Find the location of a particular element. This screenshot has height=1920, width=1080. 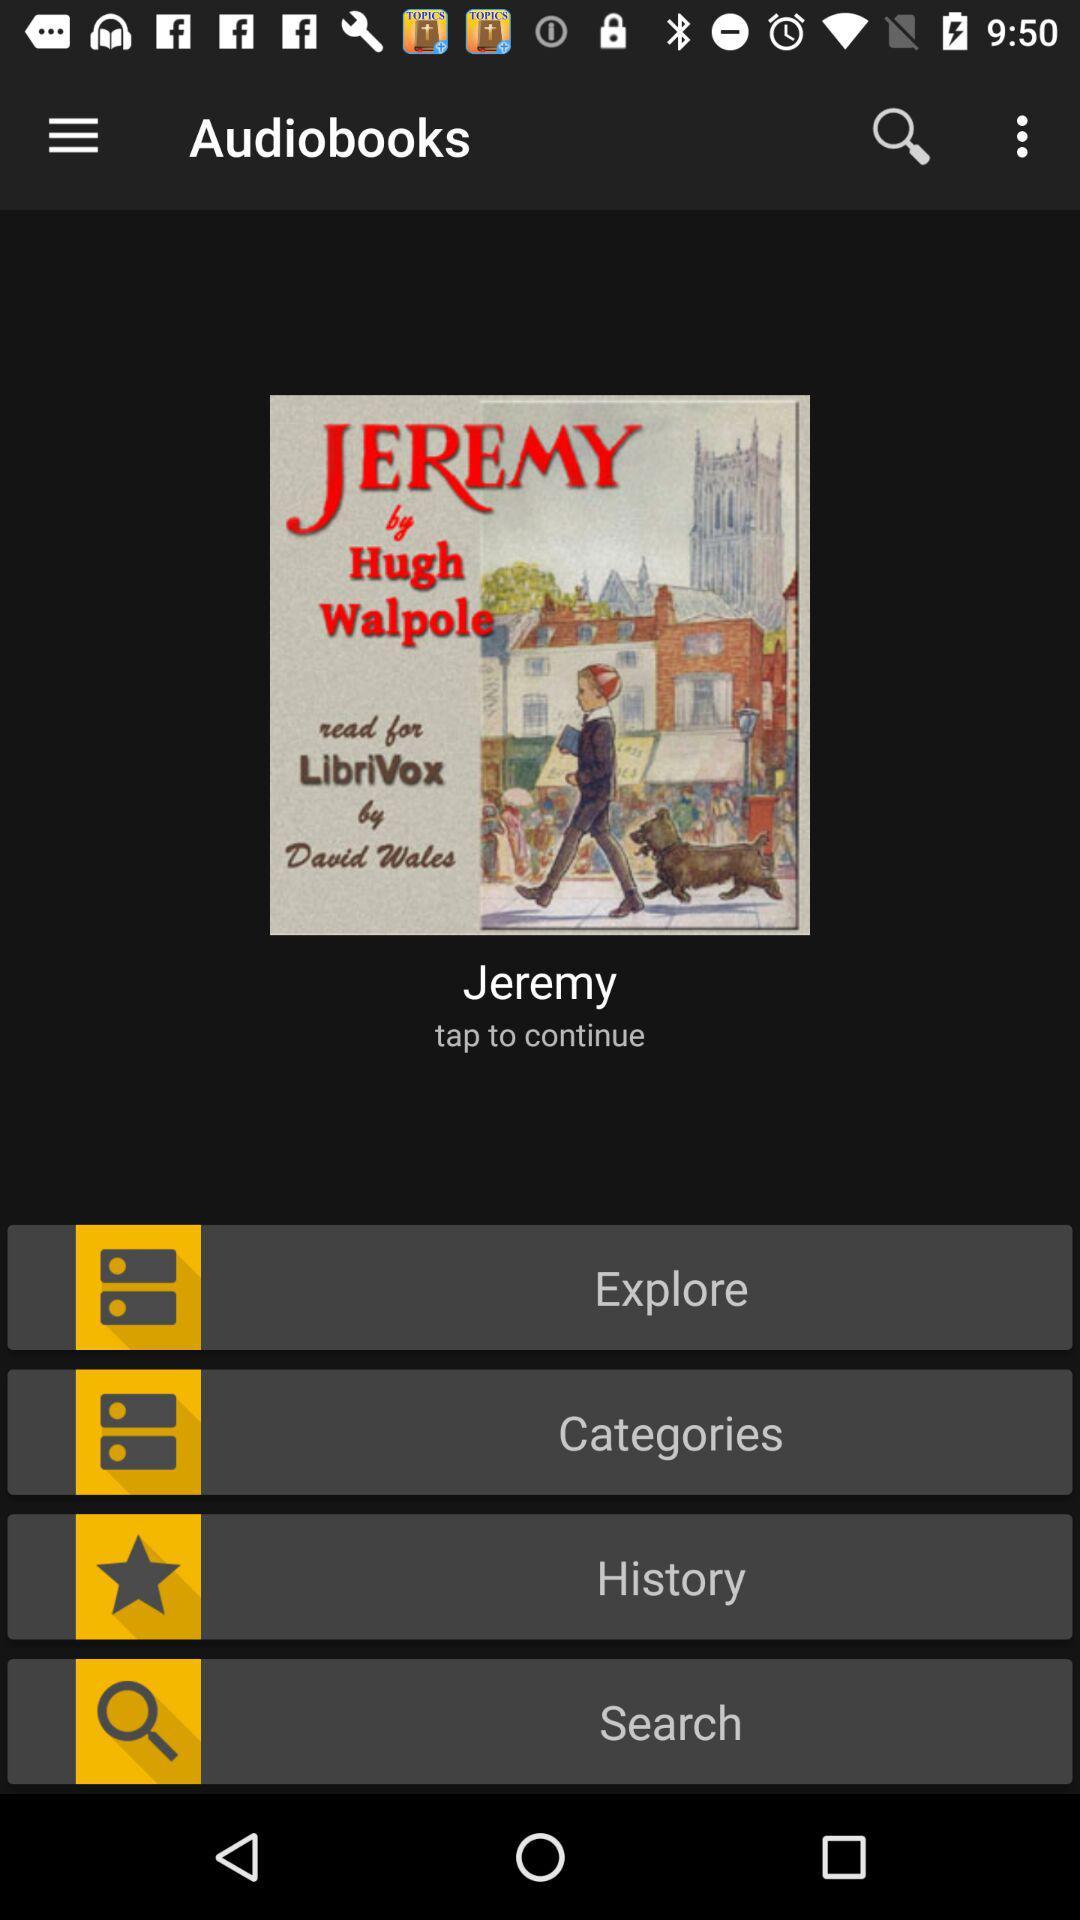

icon below audiobooks item is located at coordinates (540, 652).